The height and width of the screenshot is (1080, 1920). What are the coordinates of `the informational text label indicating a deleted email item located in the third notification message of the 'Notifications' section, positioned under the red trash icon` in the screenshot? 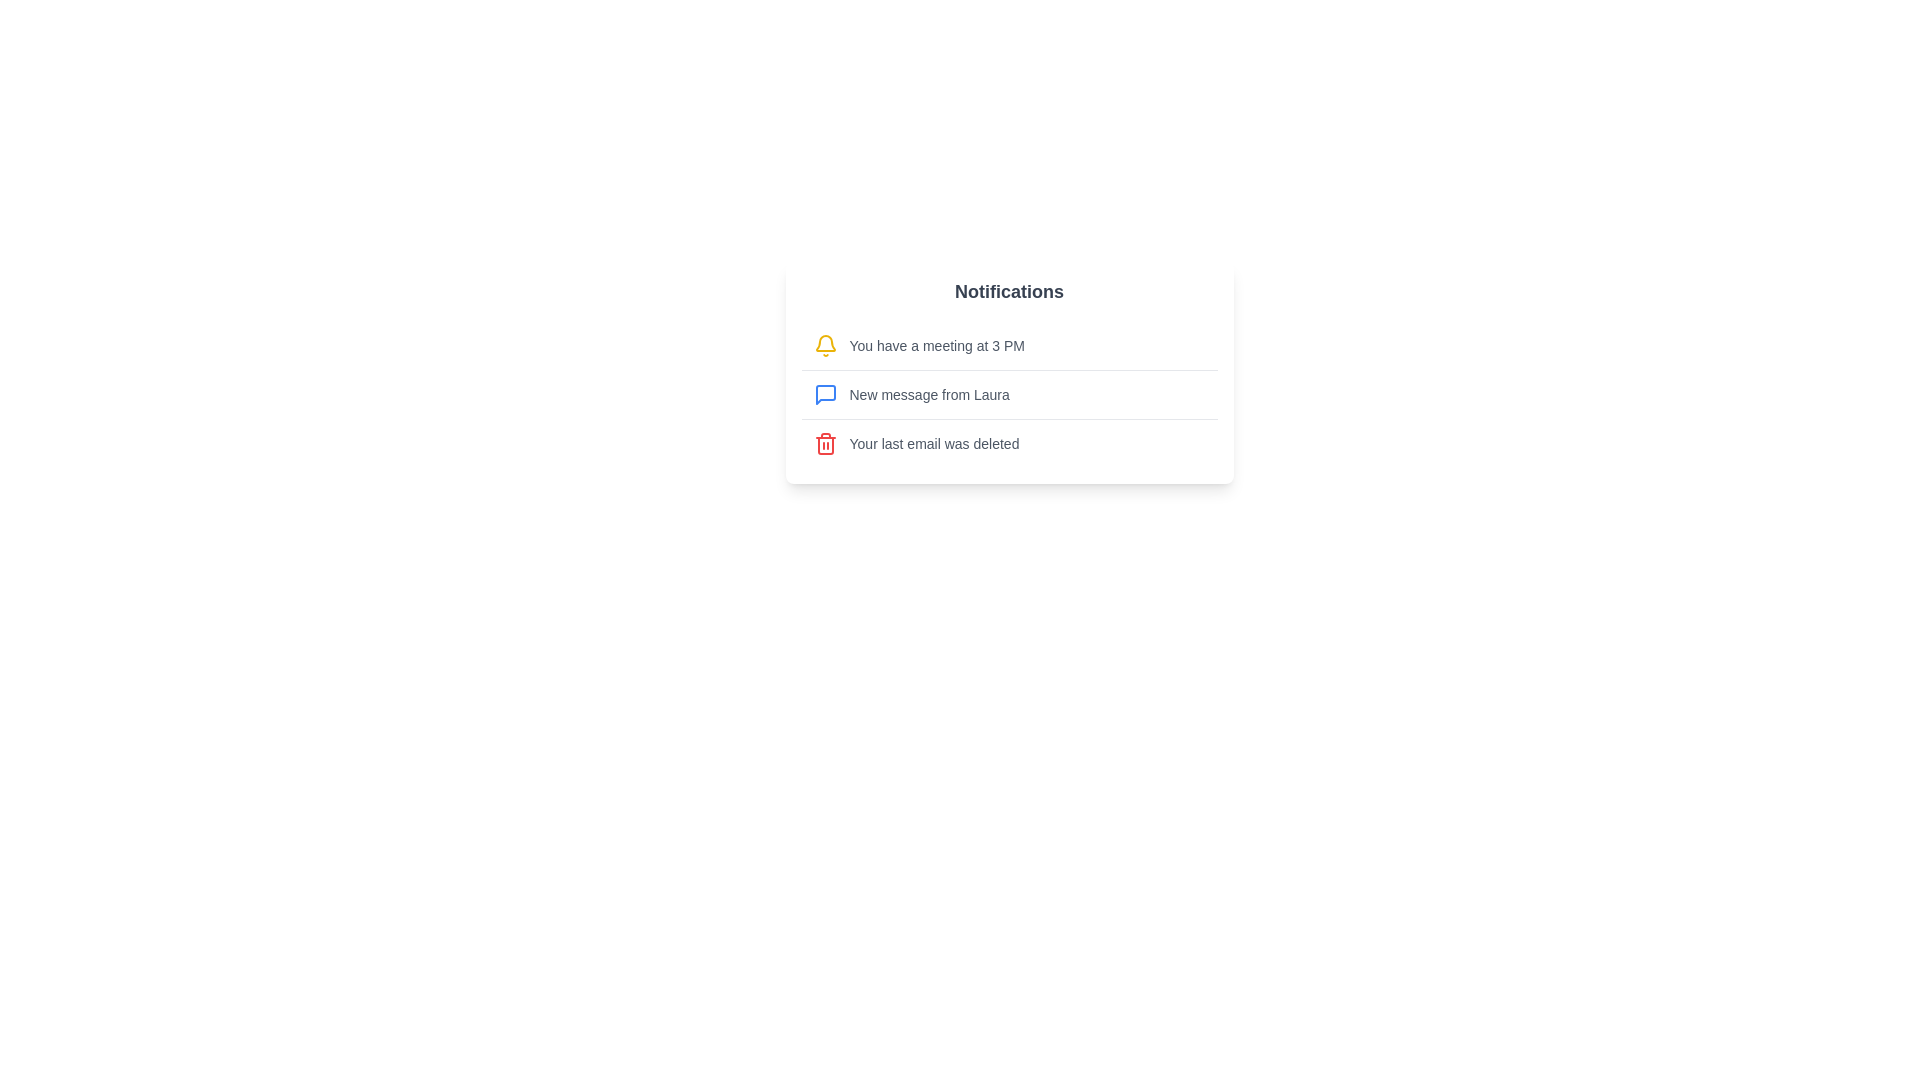 It's located at (933, 442).